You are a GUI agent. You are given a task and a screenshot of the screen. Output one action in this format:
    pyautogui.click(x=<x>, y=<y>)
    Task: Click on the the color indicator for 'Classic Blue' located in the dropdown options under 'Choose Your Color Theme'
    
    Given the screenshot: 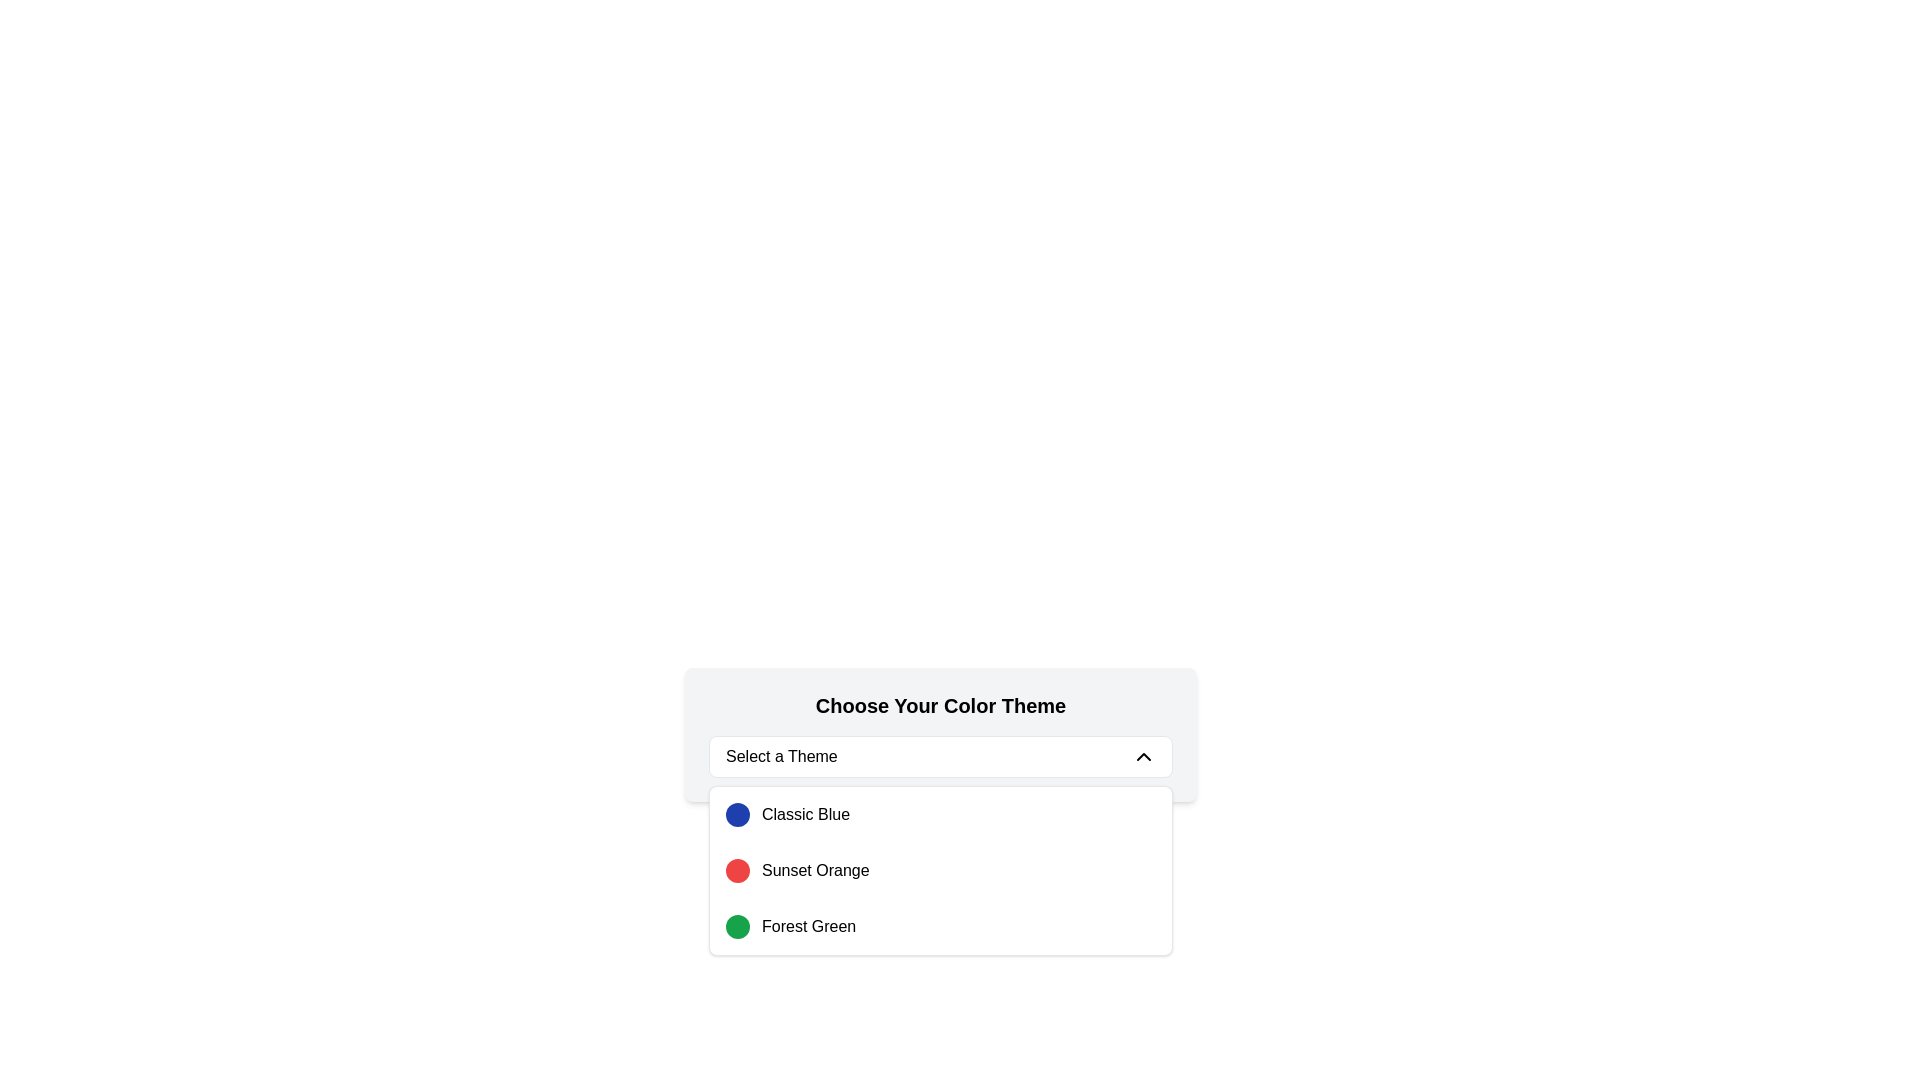 What is the action you would take?
    pyautogui.click(x=737, y=814)
    